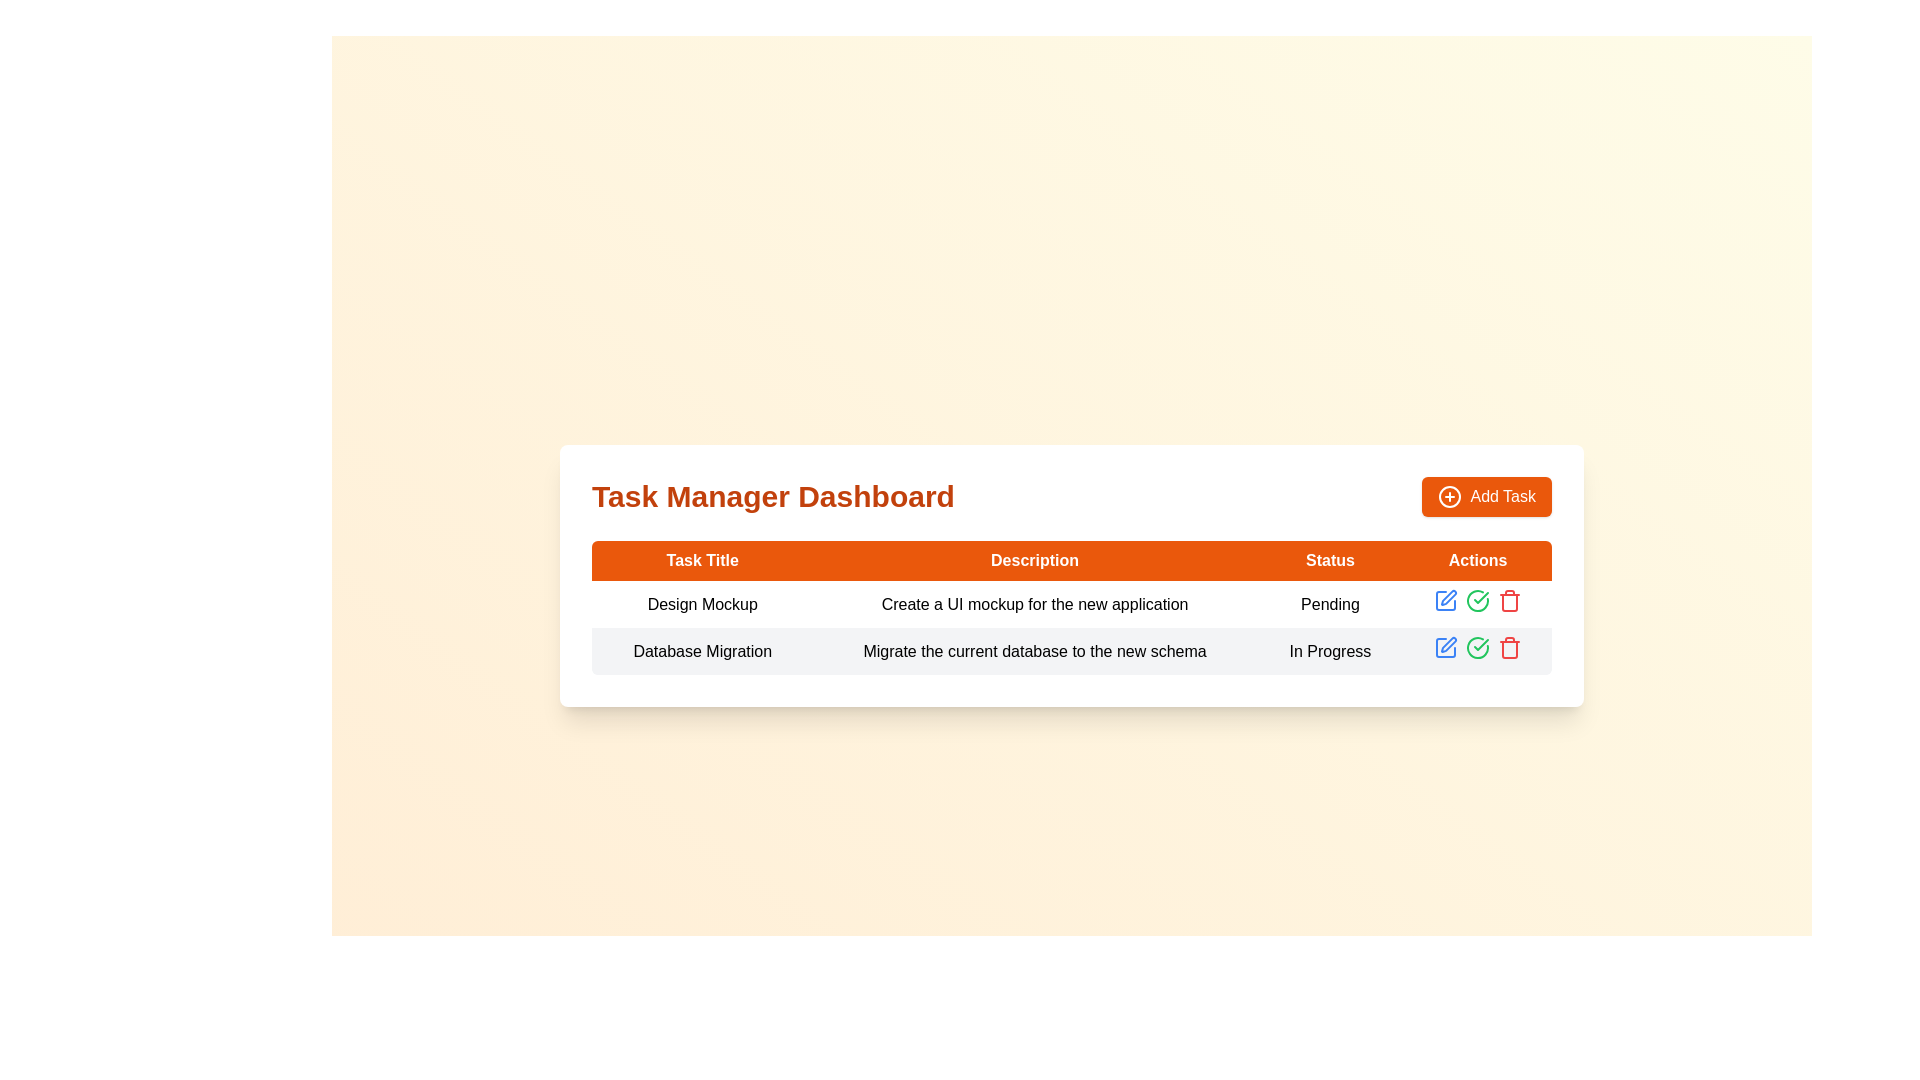 Image resolution: width=1920 pixels, height=1080 pixels. What do you see at coordinates (1446, 600) in the screenshot?
I see `the top boundary line of the square or rectangular icon located within the 'Actions' column of the 'Database Migration' row in the task manager table` at bounding box center [1446, 600].